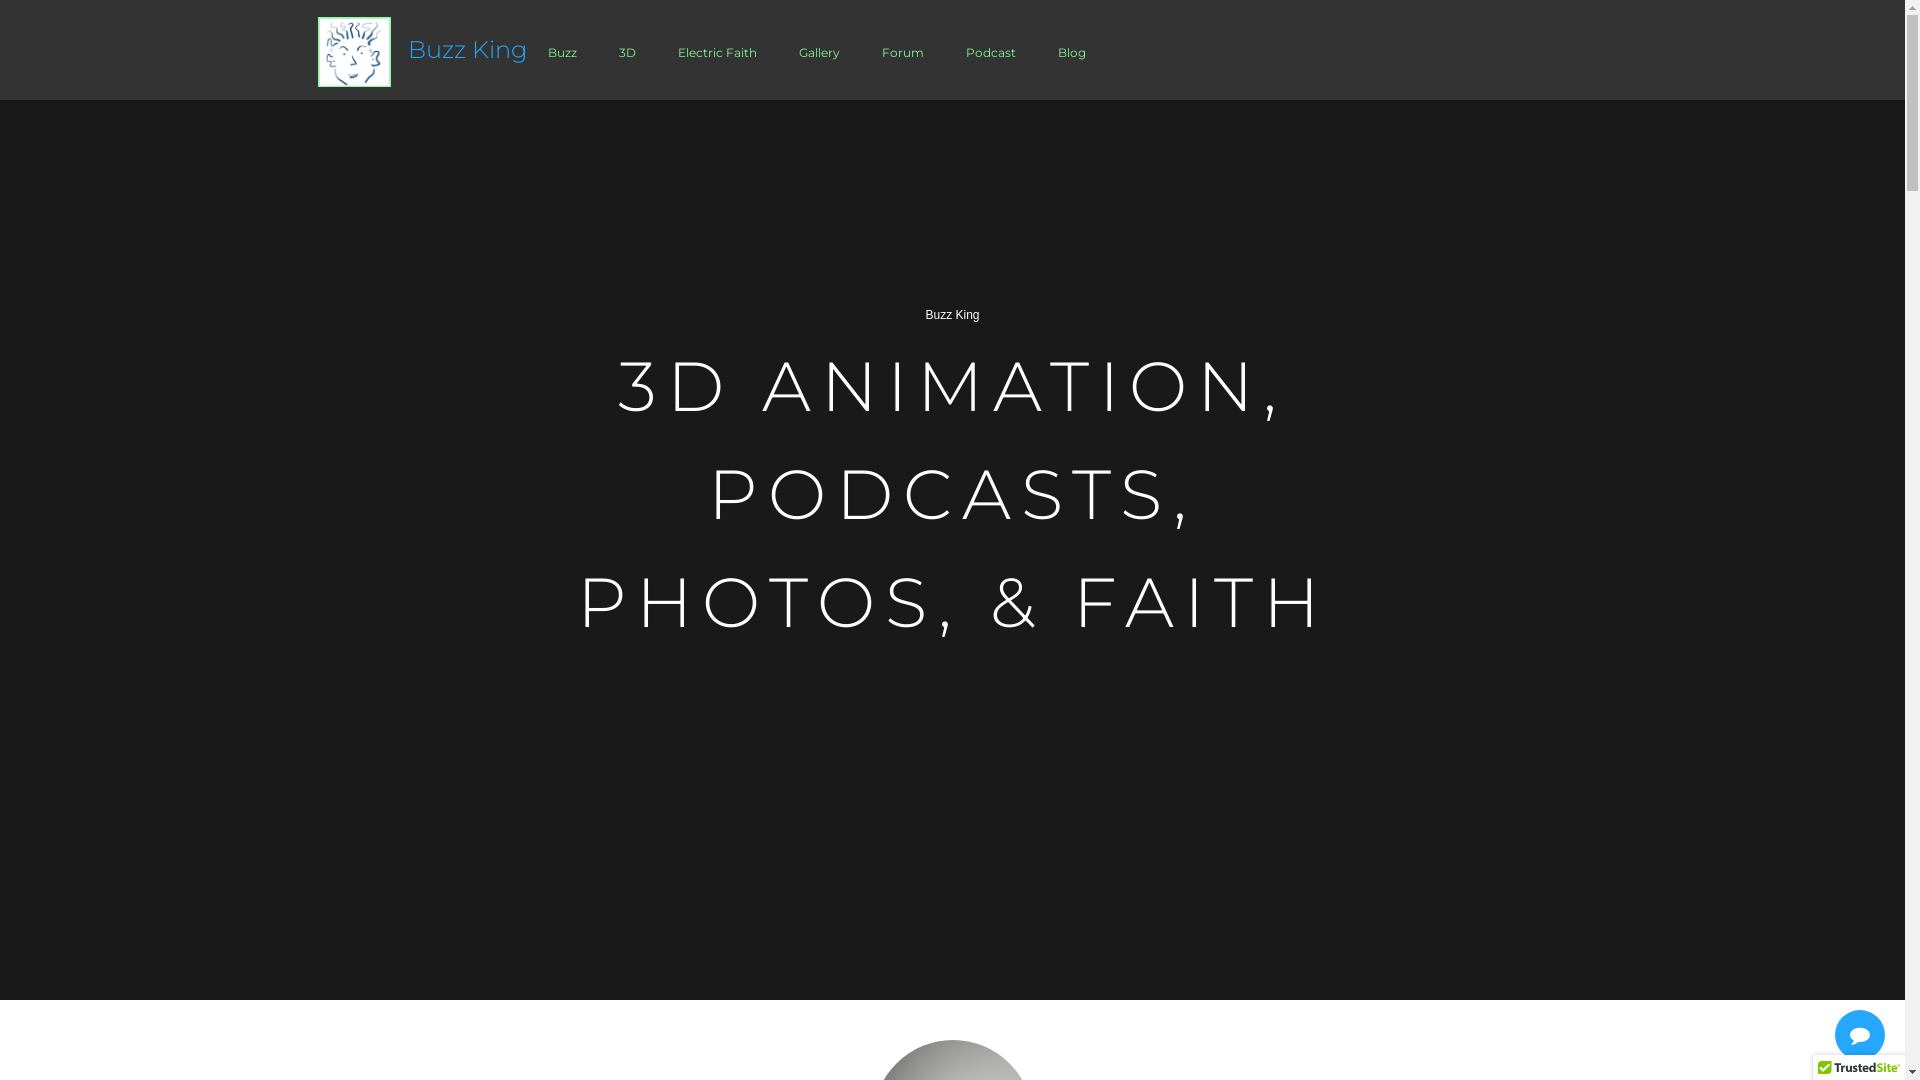 This screenshot has height=1080, width=1920. I want to click on 'Gallery', so click(819, 51).